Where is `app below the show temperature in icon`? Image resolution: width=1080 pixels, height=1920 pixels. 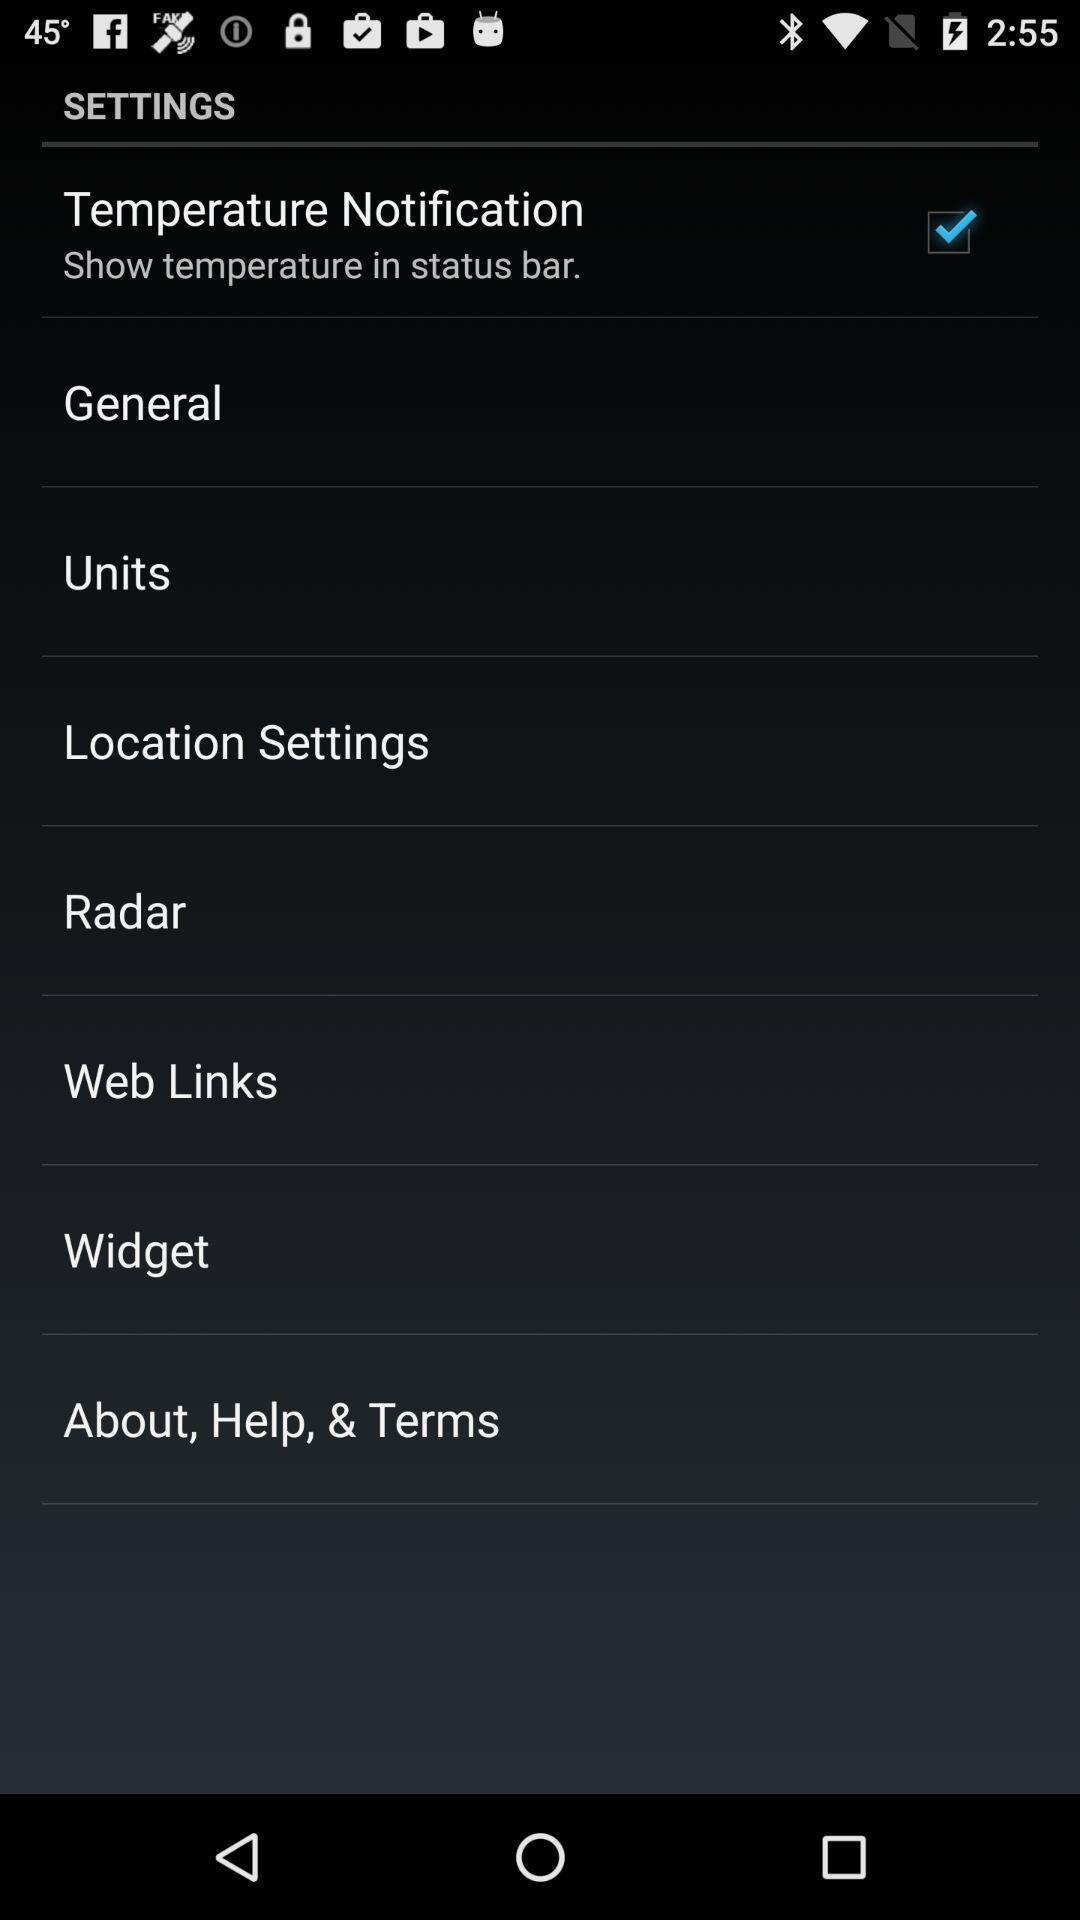
app below the show temperature in icon is located at coordinates (141, 400).